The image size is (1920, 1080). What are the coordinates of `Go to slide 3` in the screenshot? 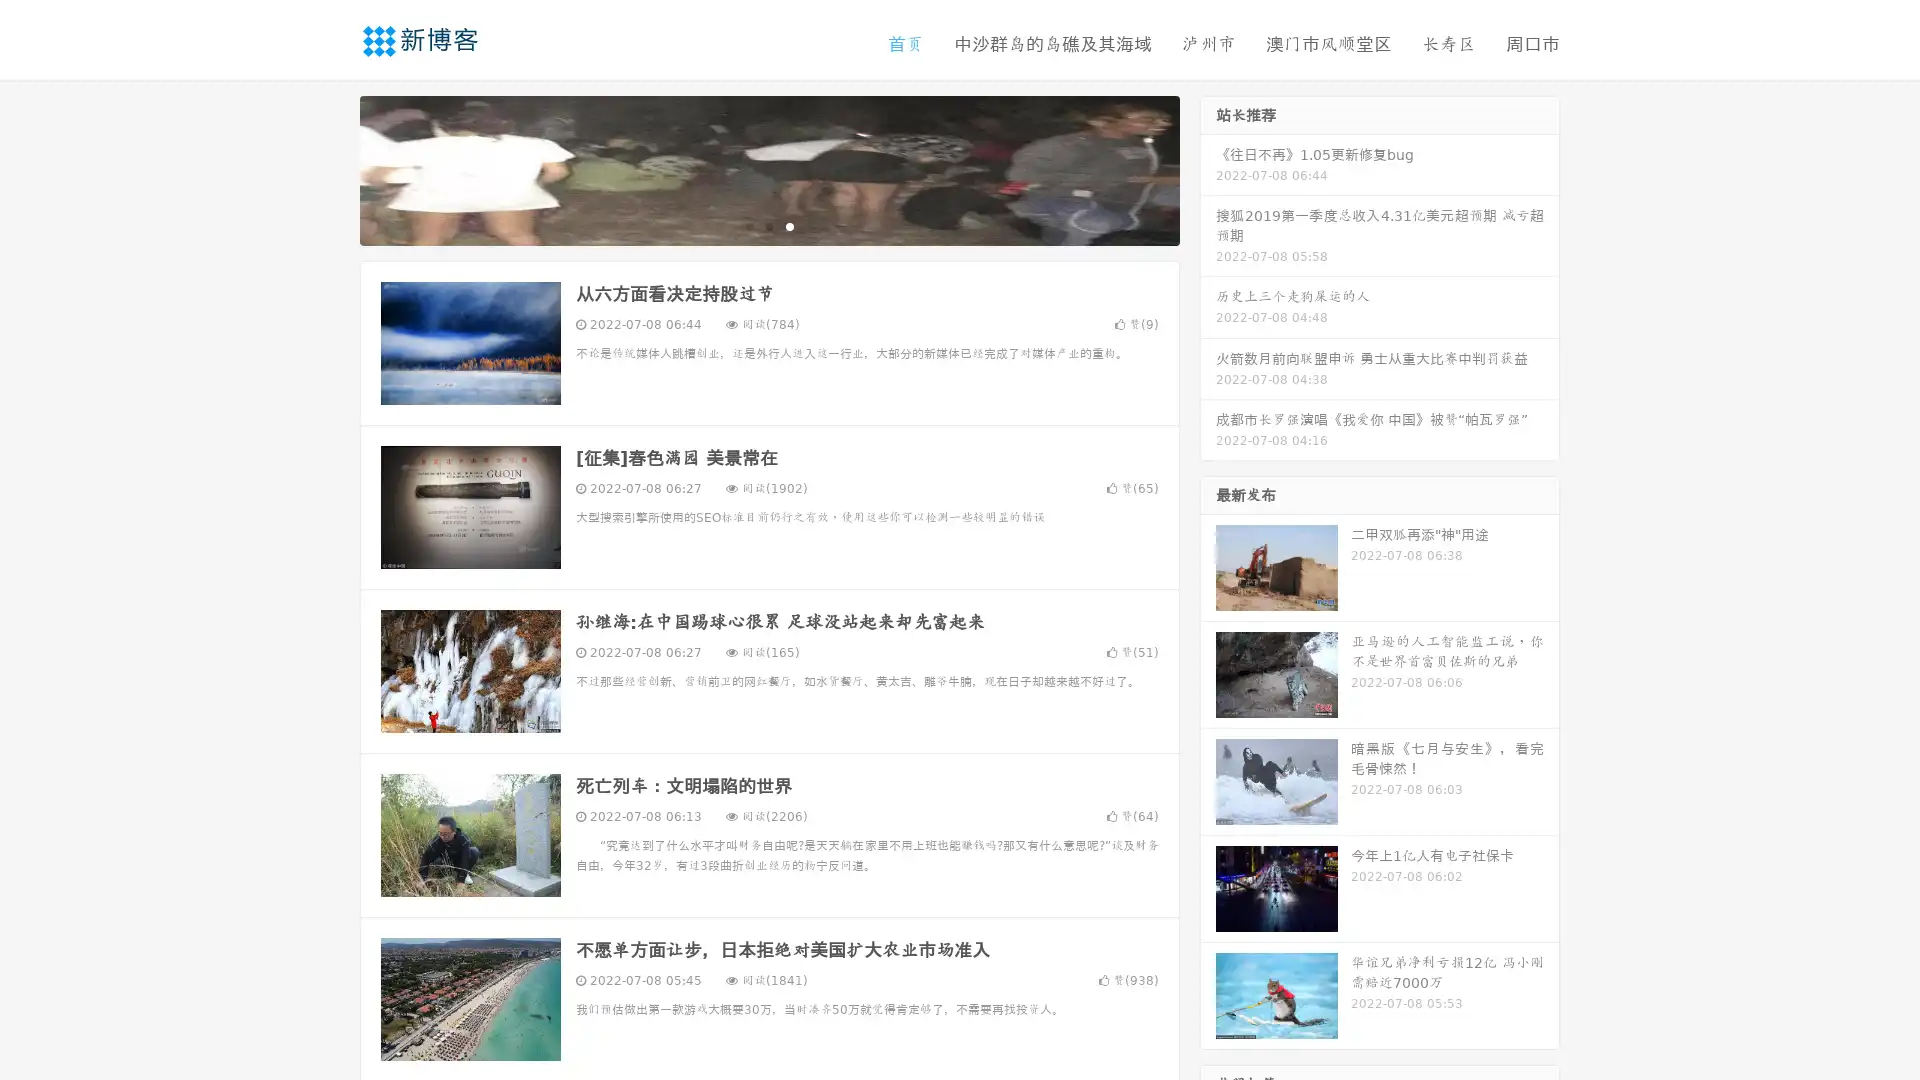 It's located at (789, 225).